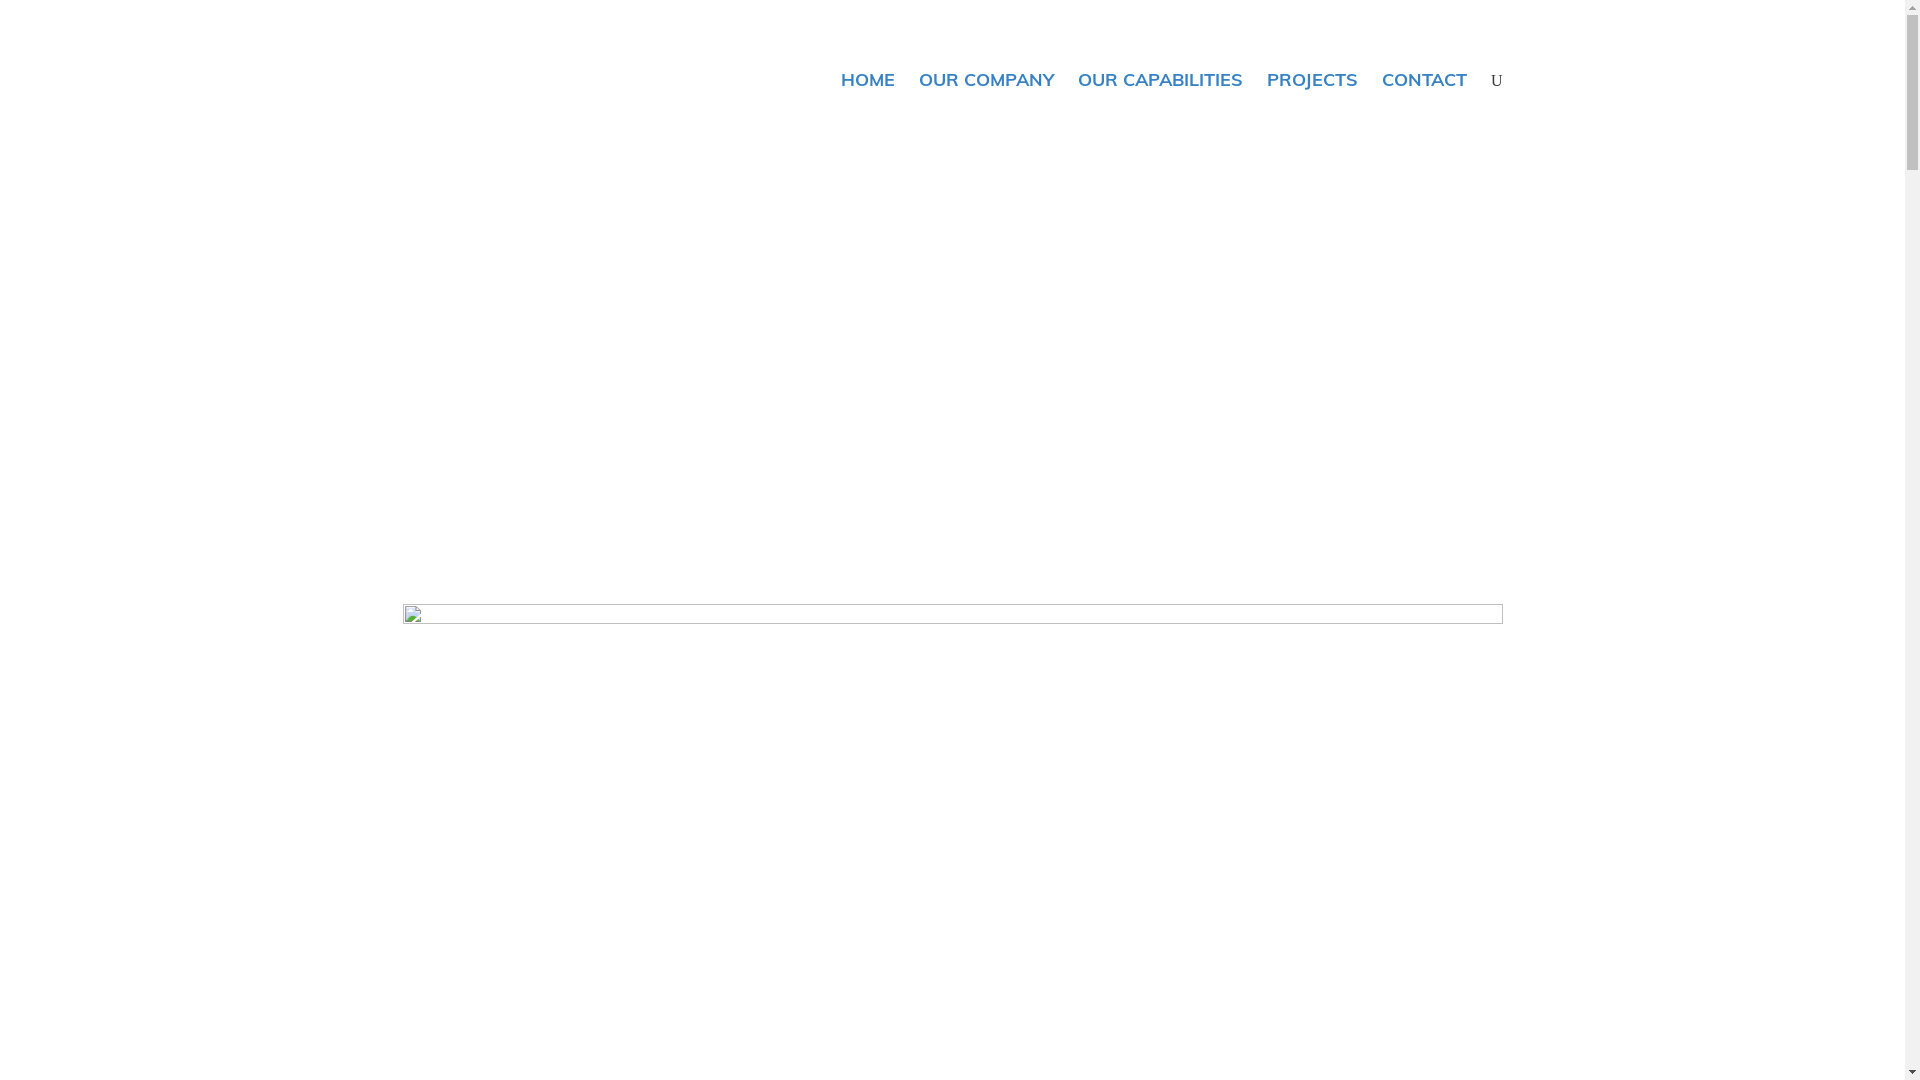 The height and width of the screenshot is (1080, 1920). I want to click on 'OUR CAPABILITIES', so click(1160, 79).